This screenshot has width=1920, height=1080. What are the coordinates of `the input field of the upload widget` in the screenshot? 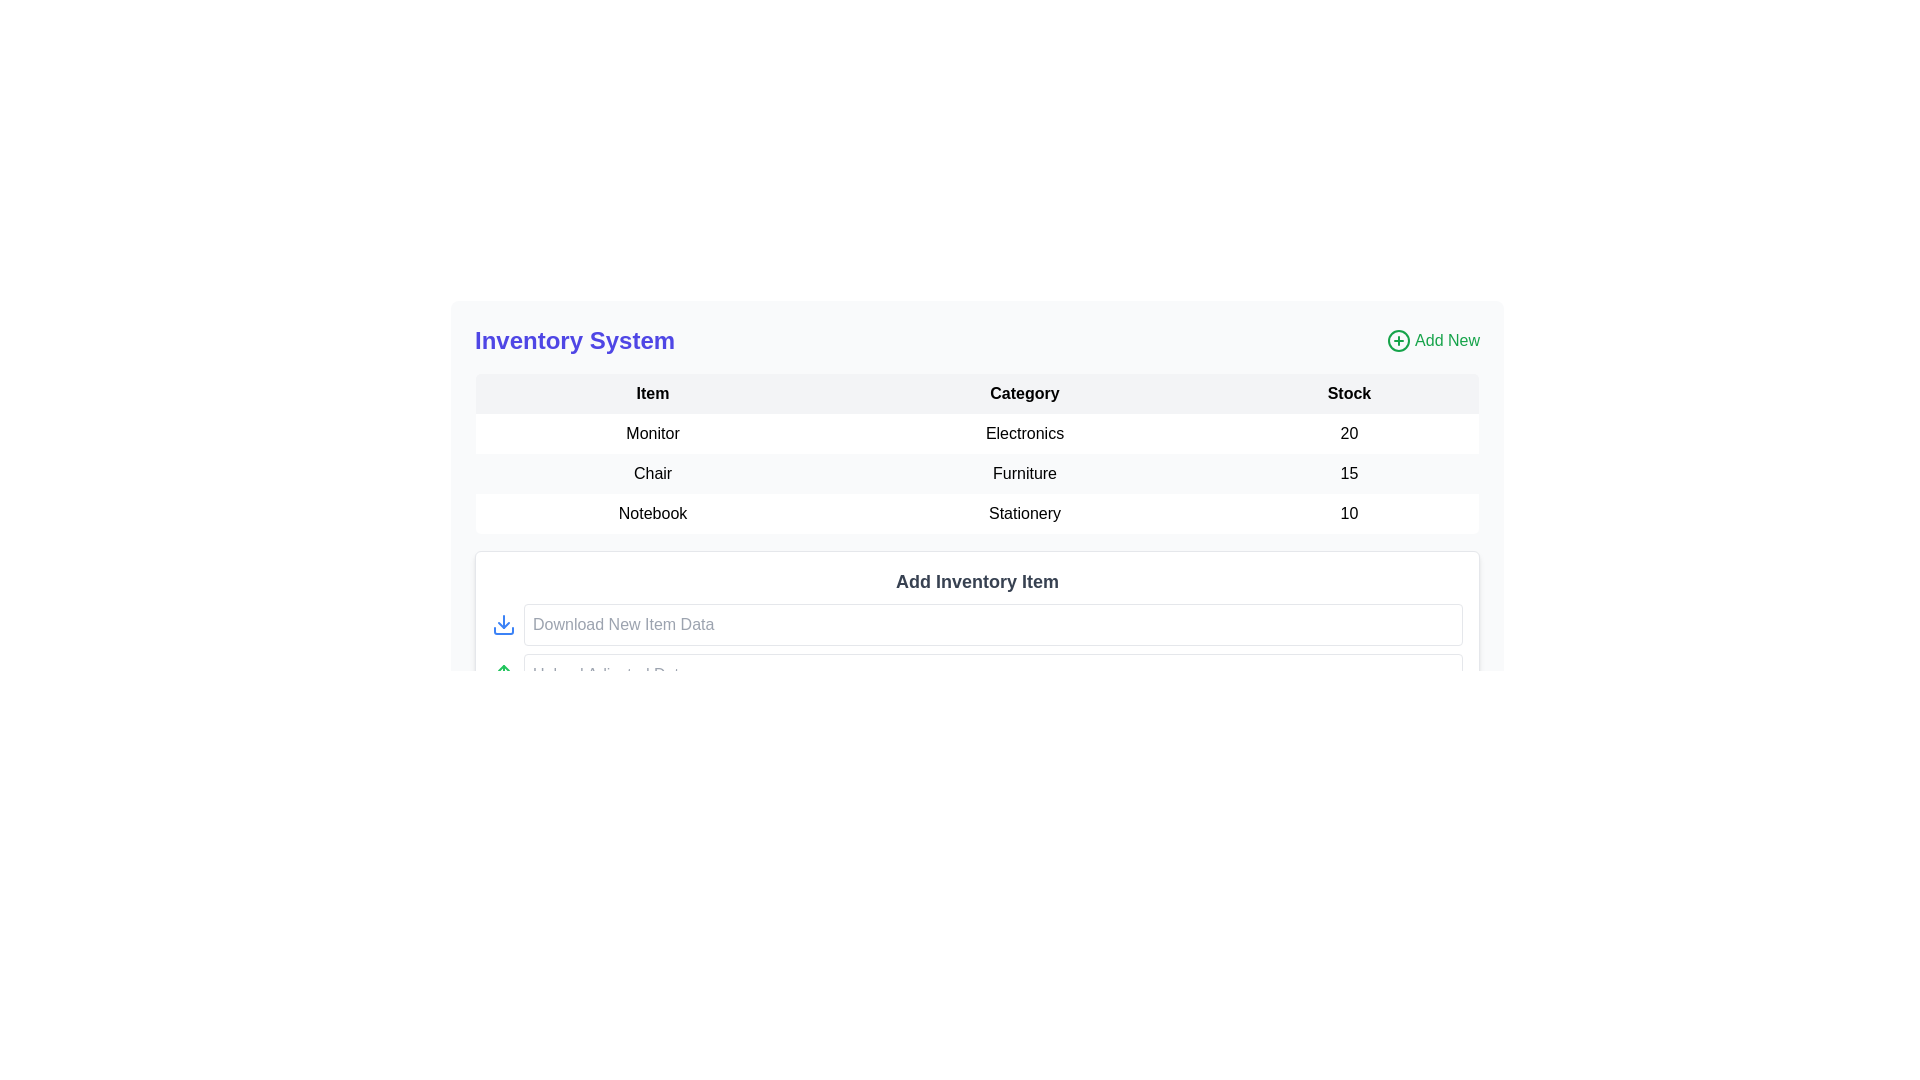 It's located at (977, 675).